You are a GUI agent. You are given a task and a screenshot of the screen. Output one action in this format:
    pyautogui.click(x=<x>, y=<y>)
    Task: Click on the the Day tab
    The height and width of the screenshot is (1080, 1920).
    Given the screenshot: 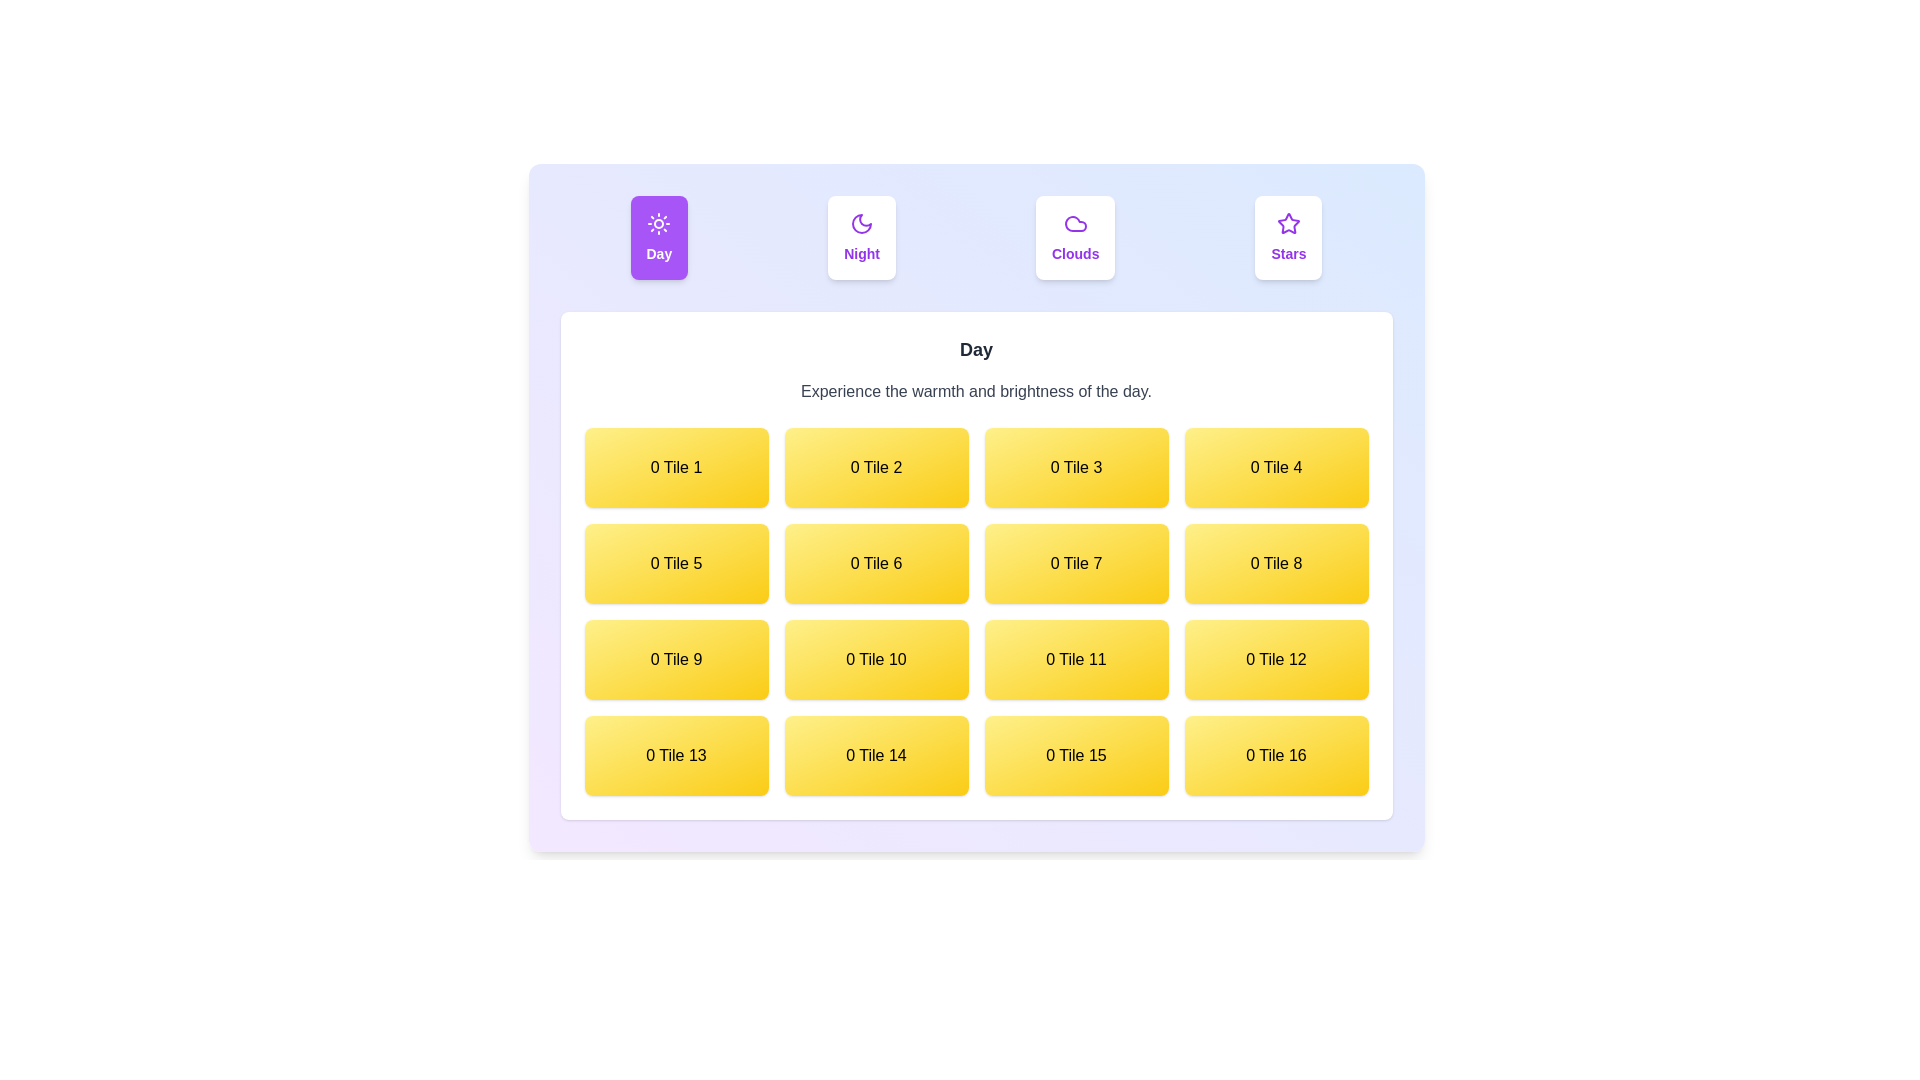 What is the action you would take?
    pyautogui.click(x=659, y=237)
    